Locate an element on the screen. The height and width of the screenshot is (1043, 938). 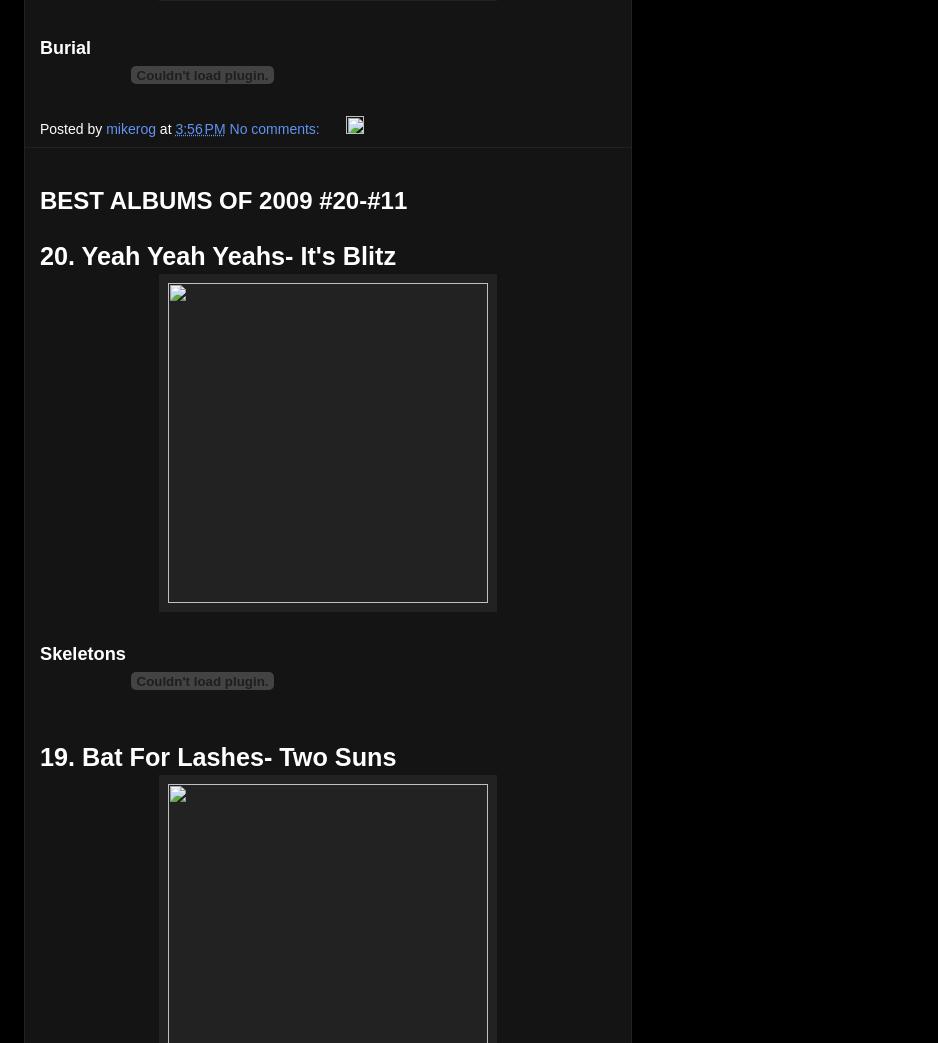
'3:56 PM' is located at coordinates (198, 127).